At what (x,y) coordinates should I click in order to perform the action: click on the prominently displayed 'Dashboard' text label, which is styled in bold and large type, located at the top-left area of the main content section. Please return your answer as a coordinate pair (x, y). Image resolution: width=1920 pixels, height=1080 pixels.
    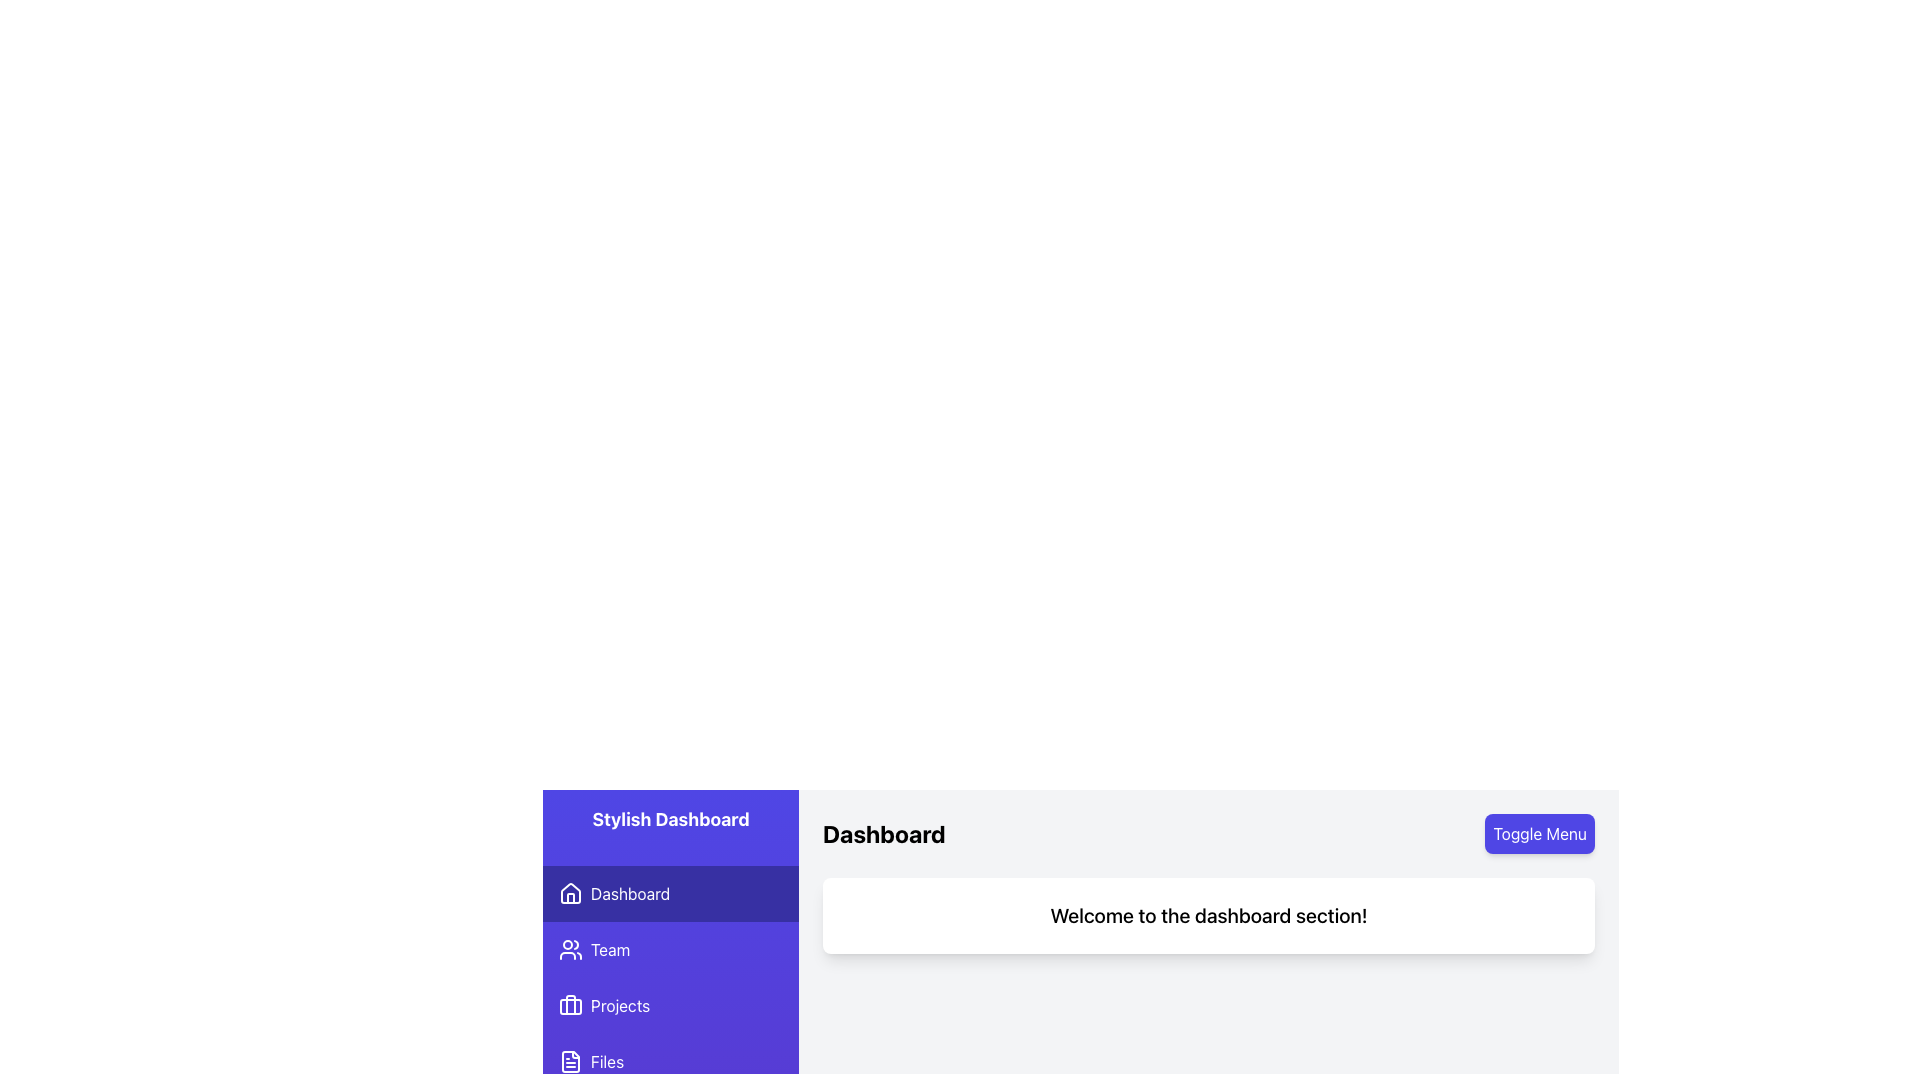
    Looking at the image, I should click on (883, 833).